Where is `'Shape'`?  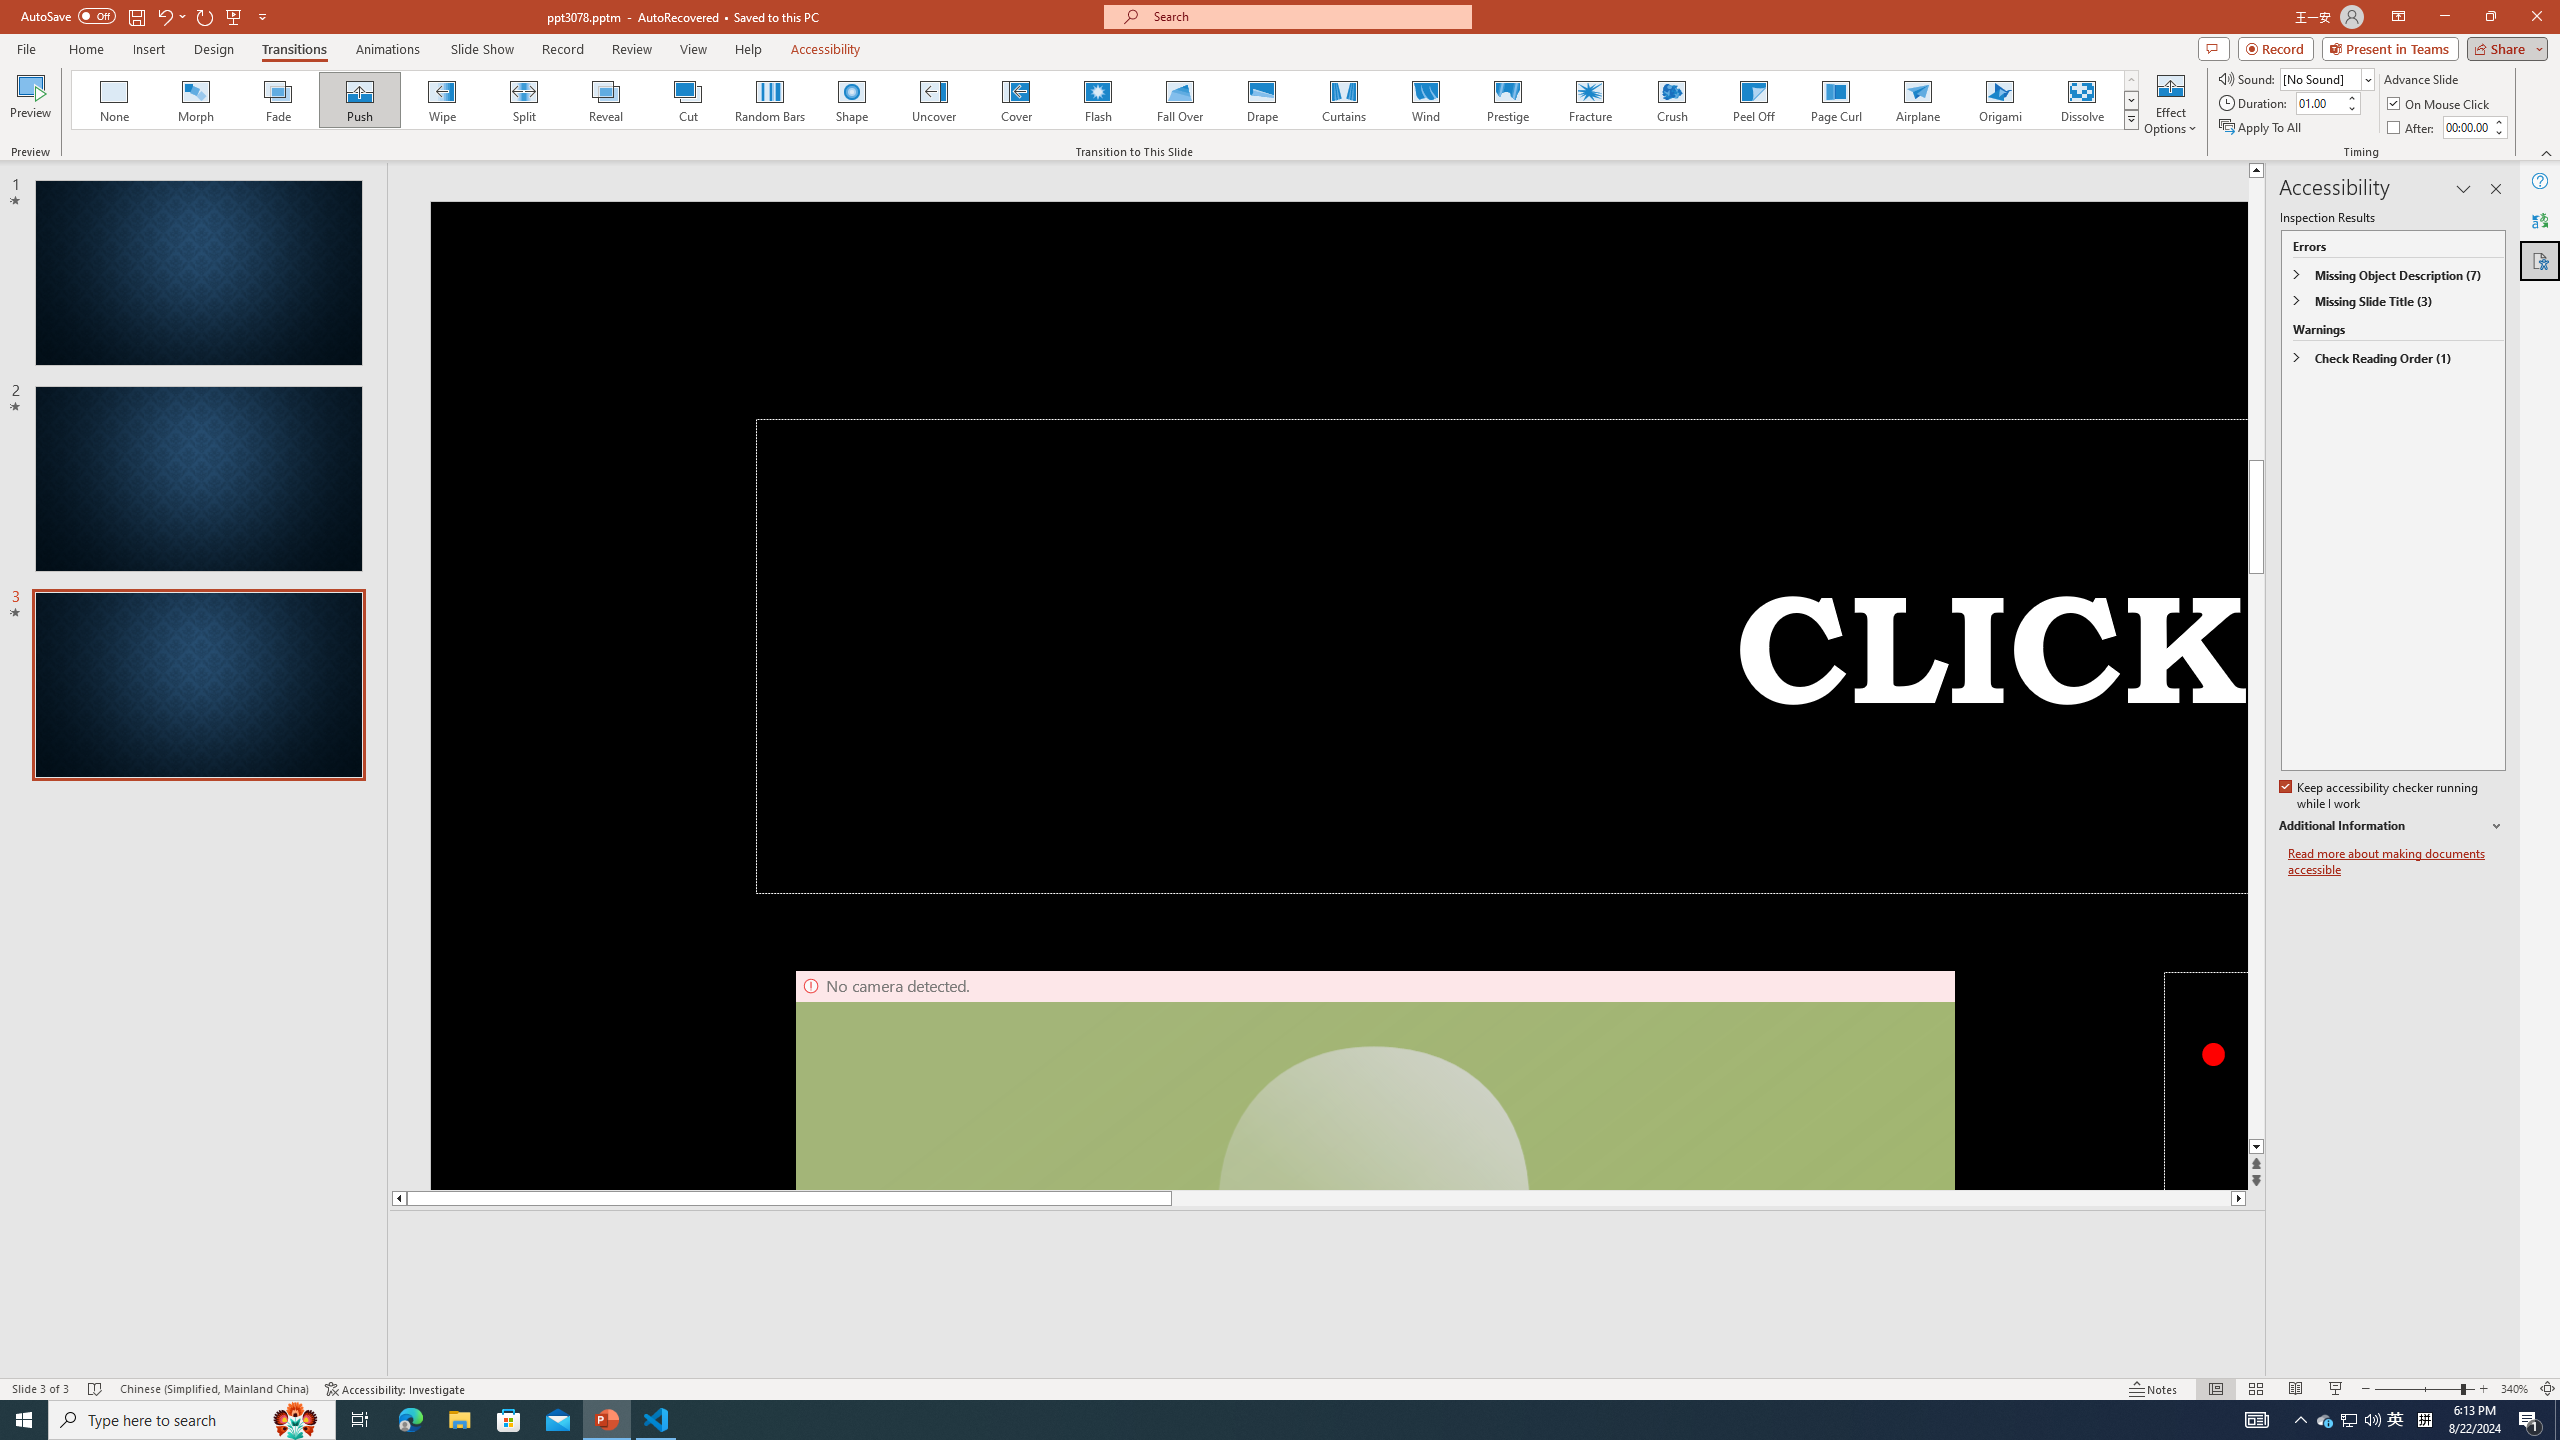
'Shape' is located at coordinates (851, 99).